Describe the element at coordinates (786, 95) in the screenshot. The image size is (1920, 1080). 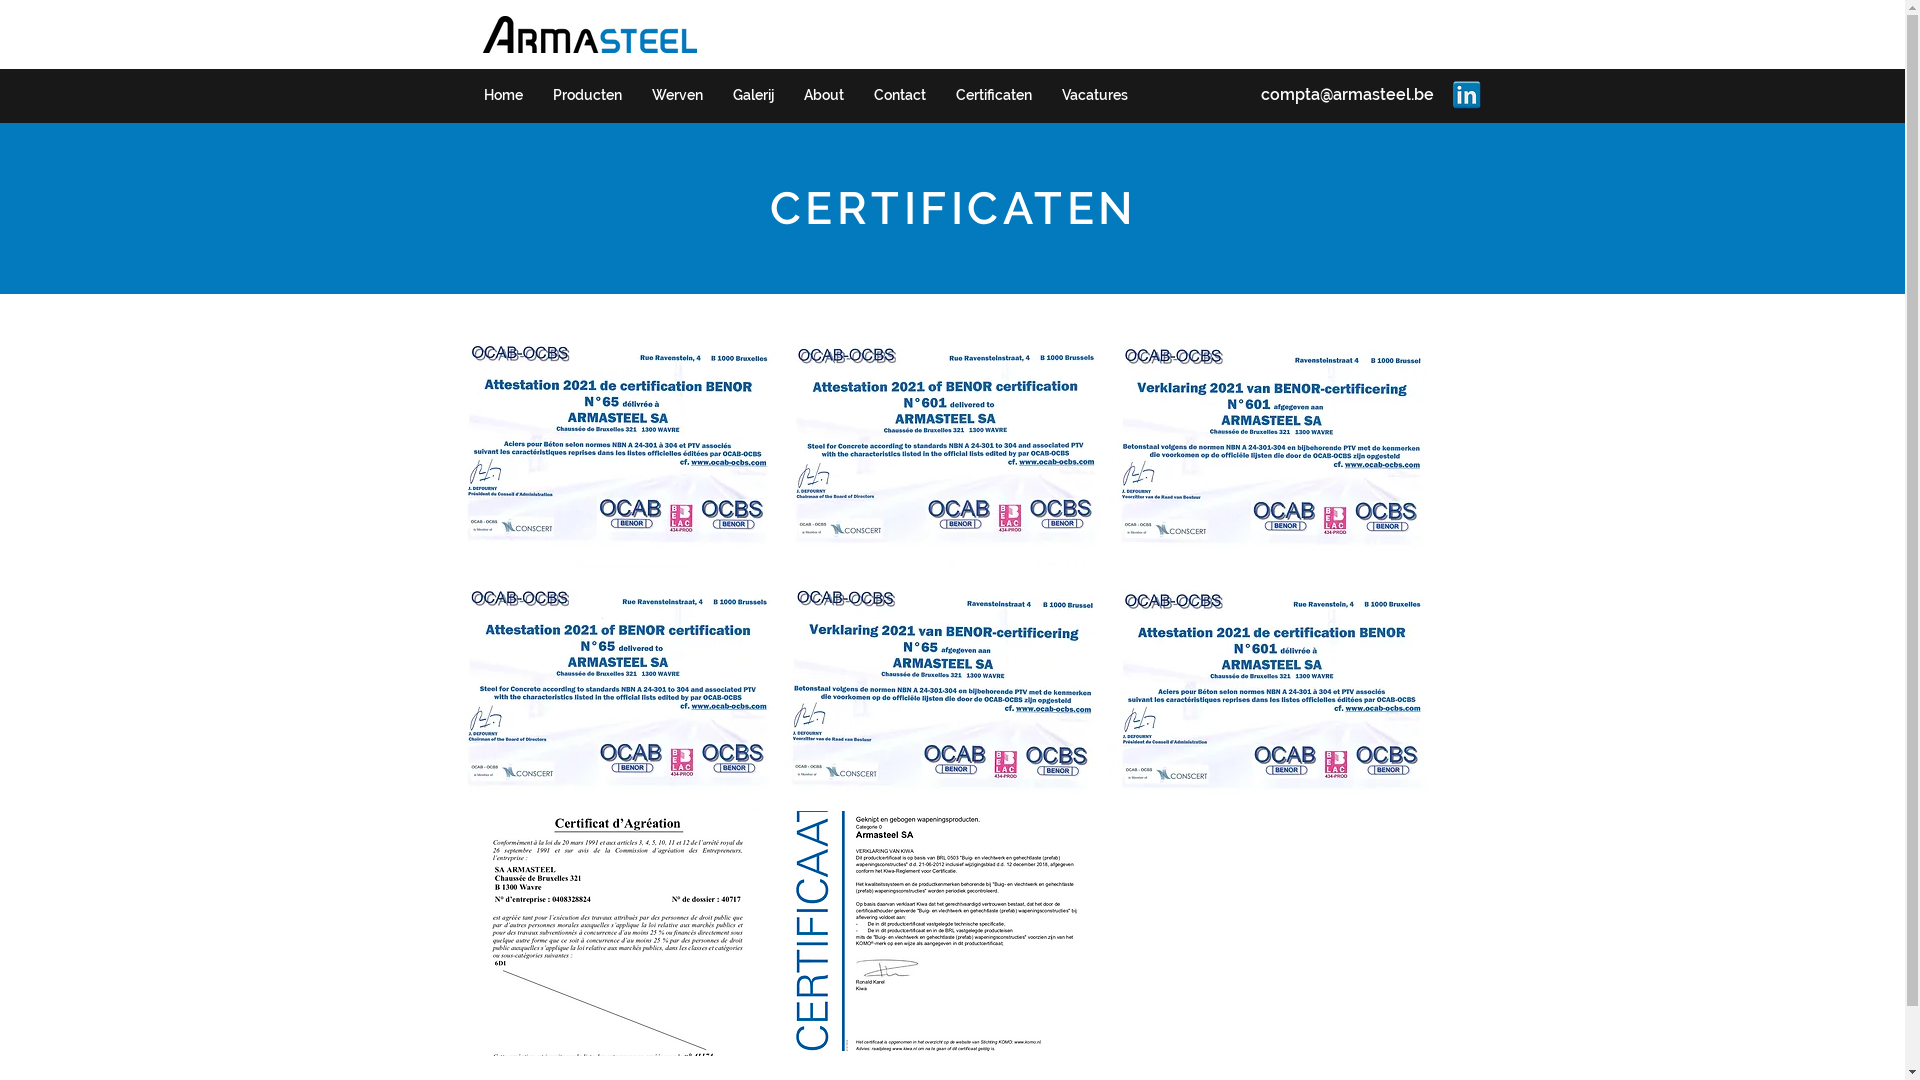
I see `'About'` at that location.